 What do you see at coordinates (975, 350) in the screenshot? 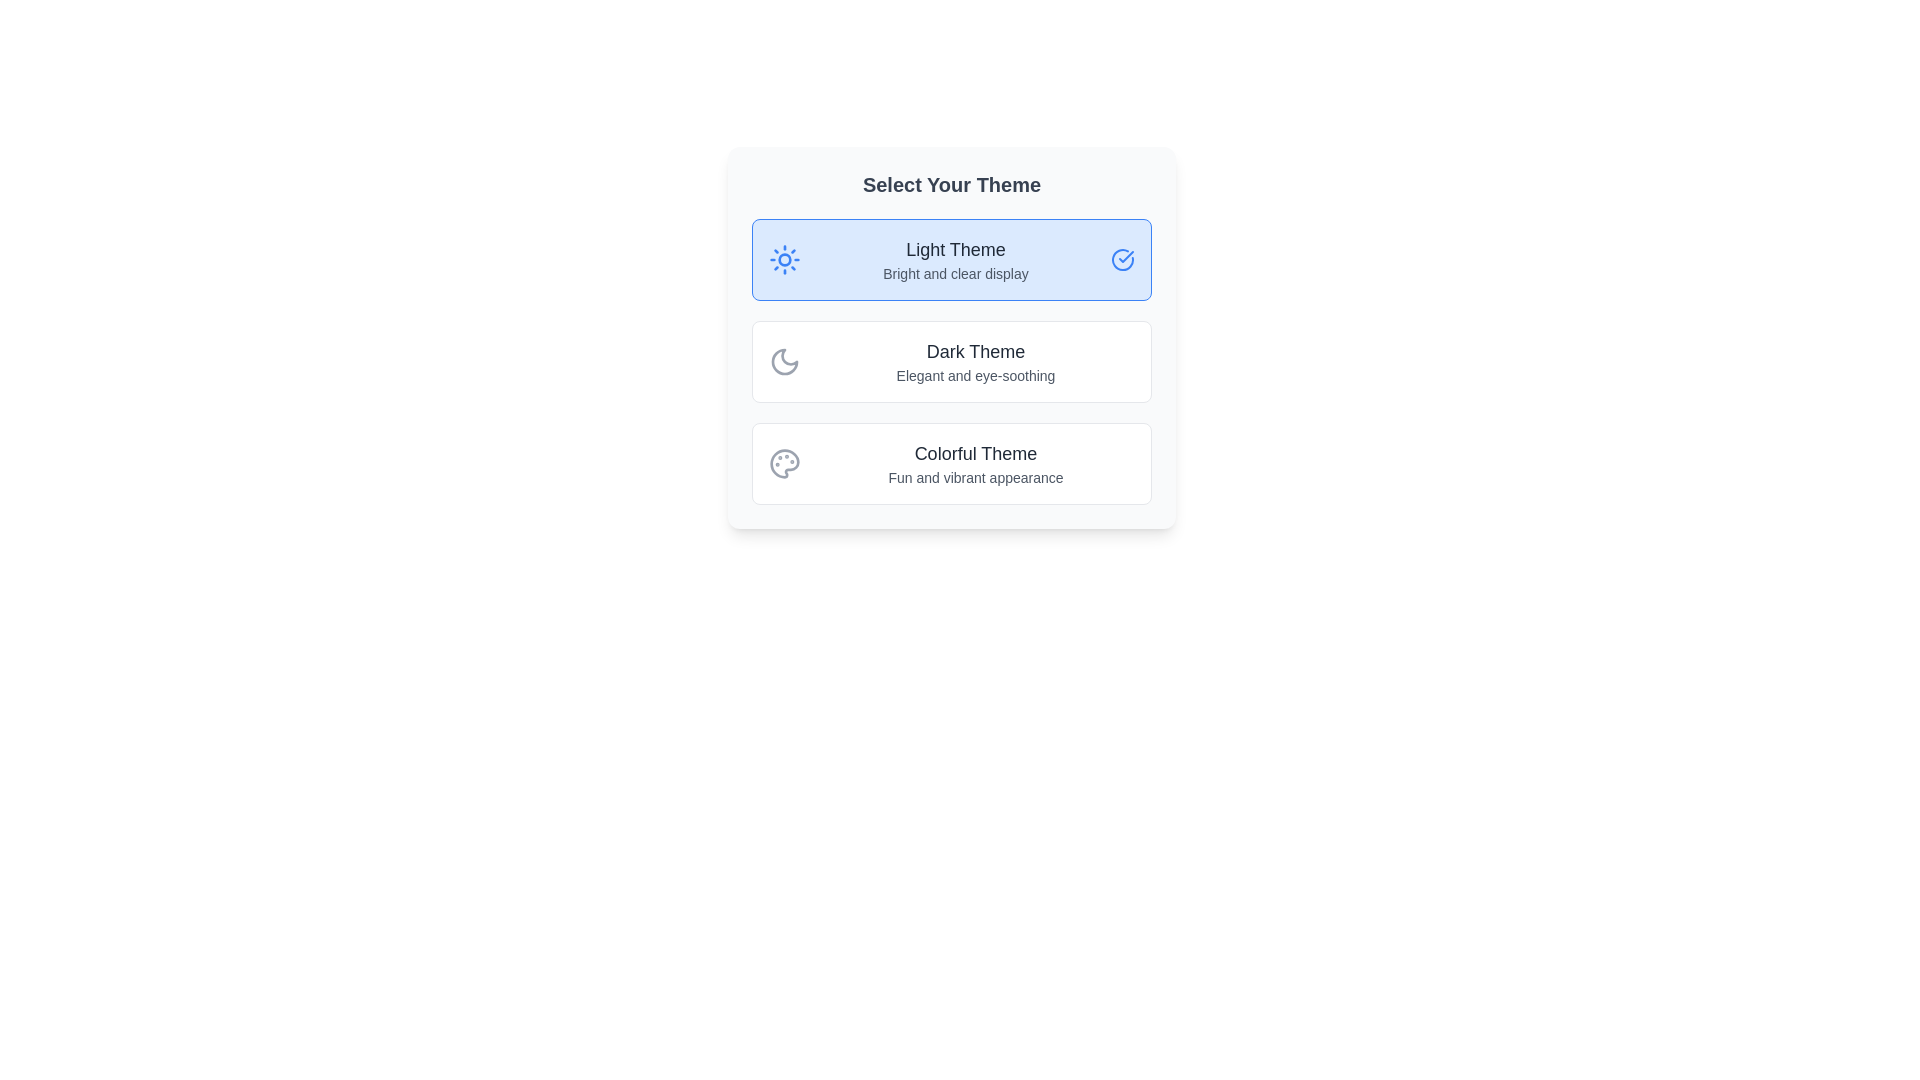
I see `the text label indicating the second theme option in the 'Select Your Theme' panel` at bounding box center [975, 350].